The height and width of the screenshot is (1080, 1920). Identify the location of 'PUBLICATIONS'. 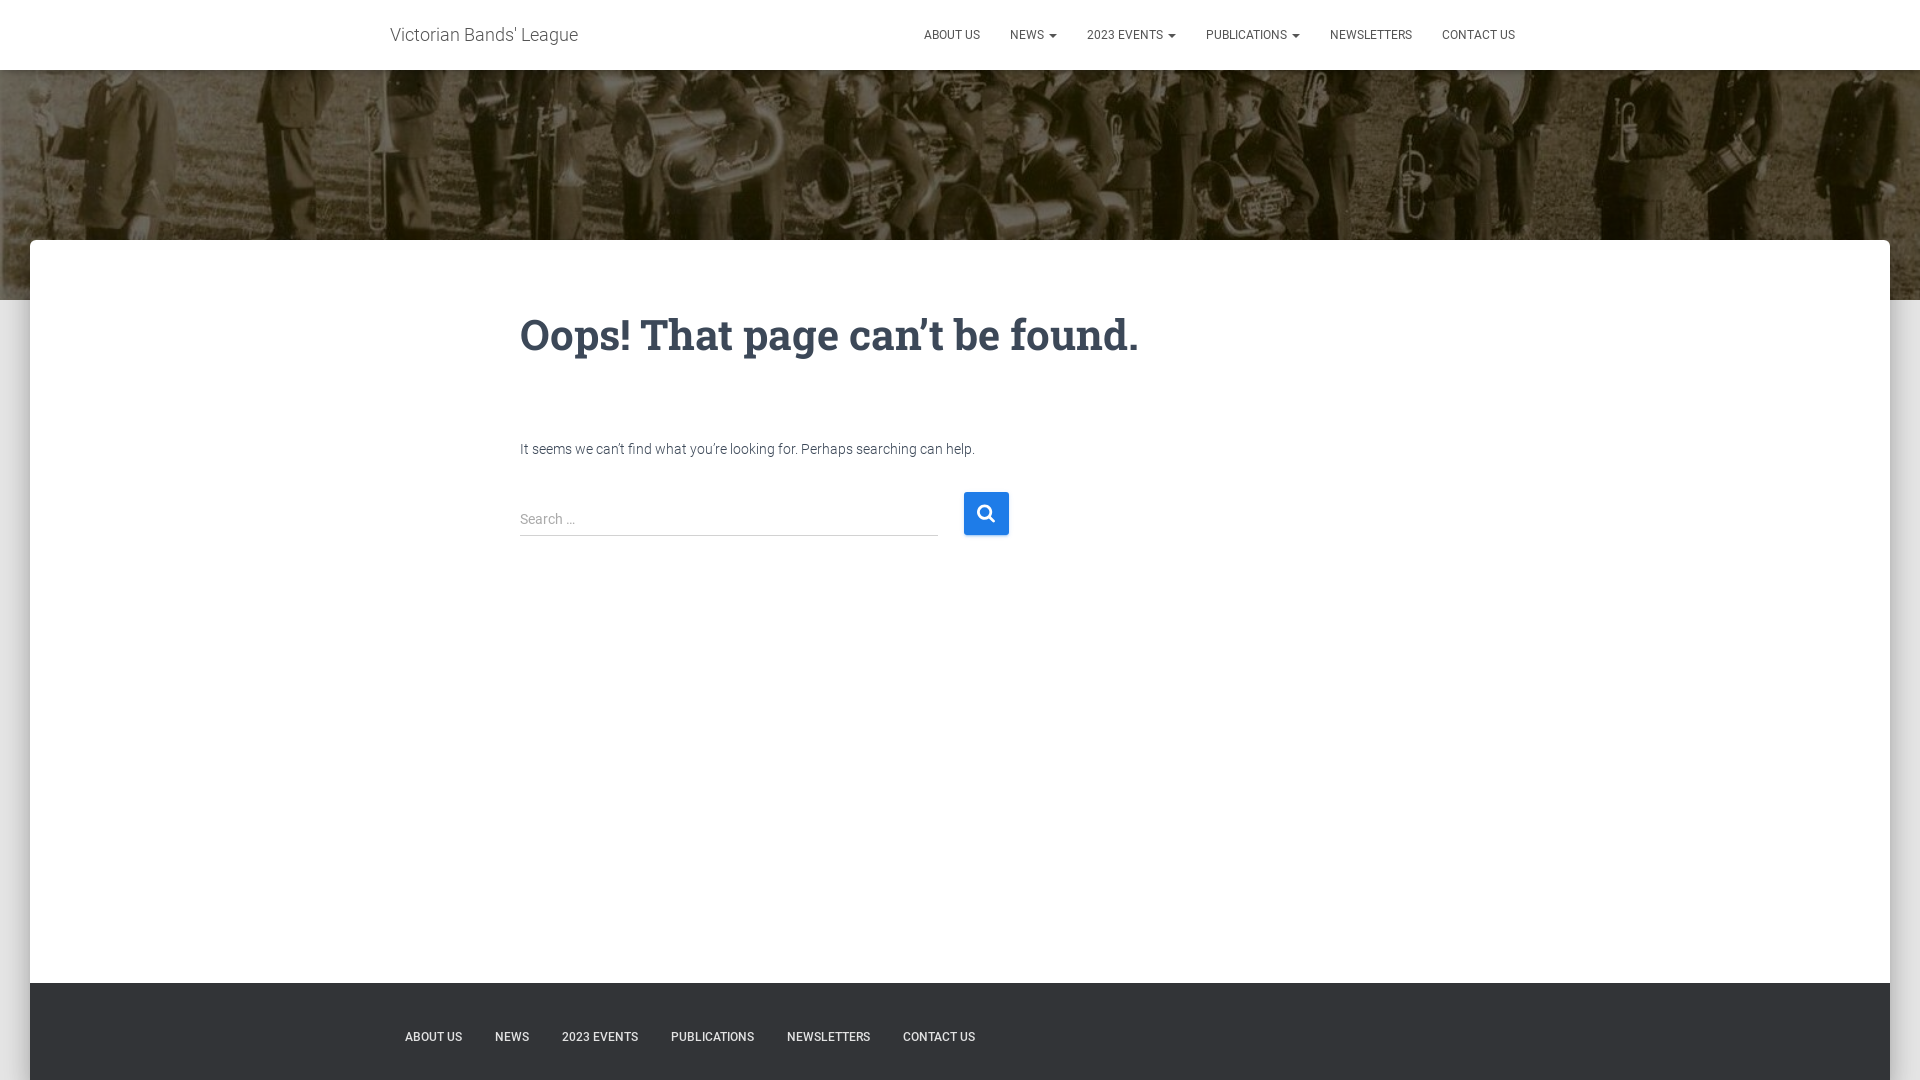
(1251, 34).